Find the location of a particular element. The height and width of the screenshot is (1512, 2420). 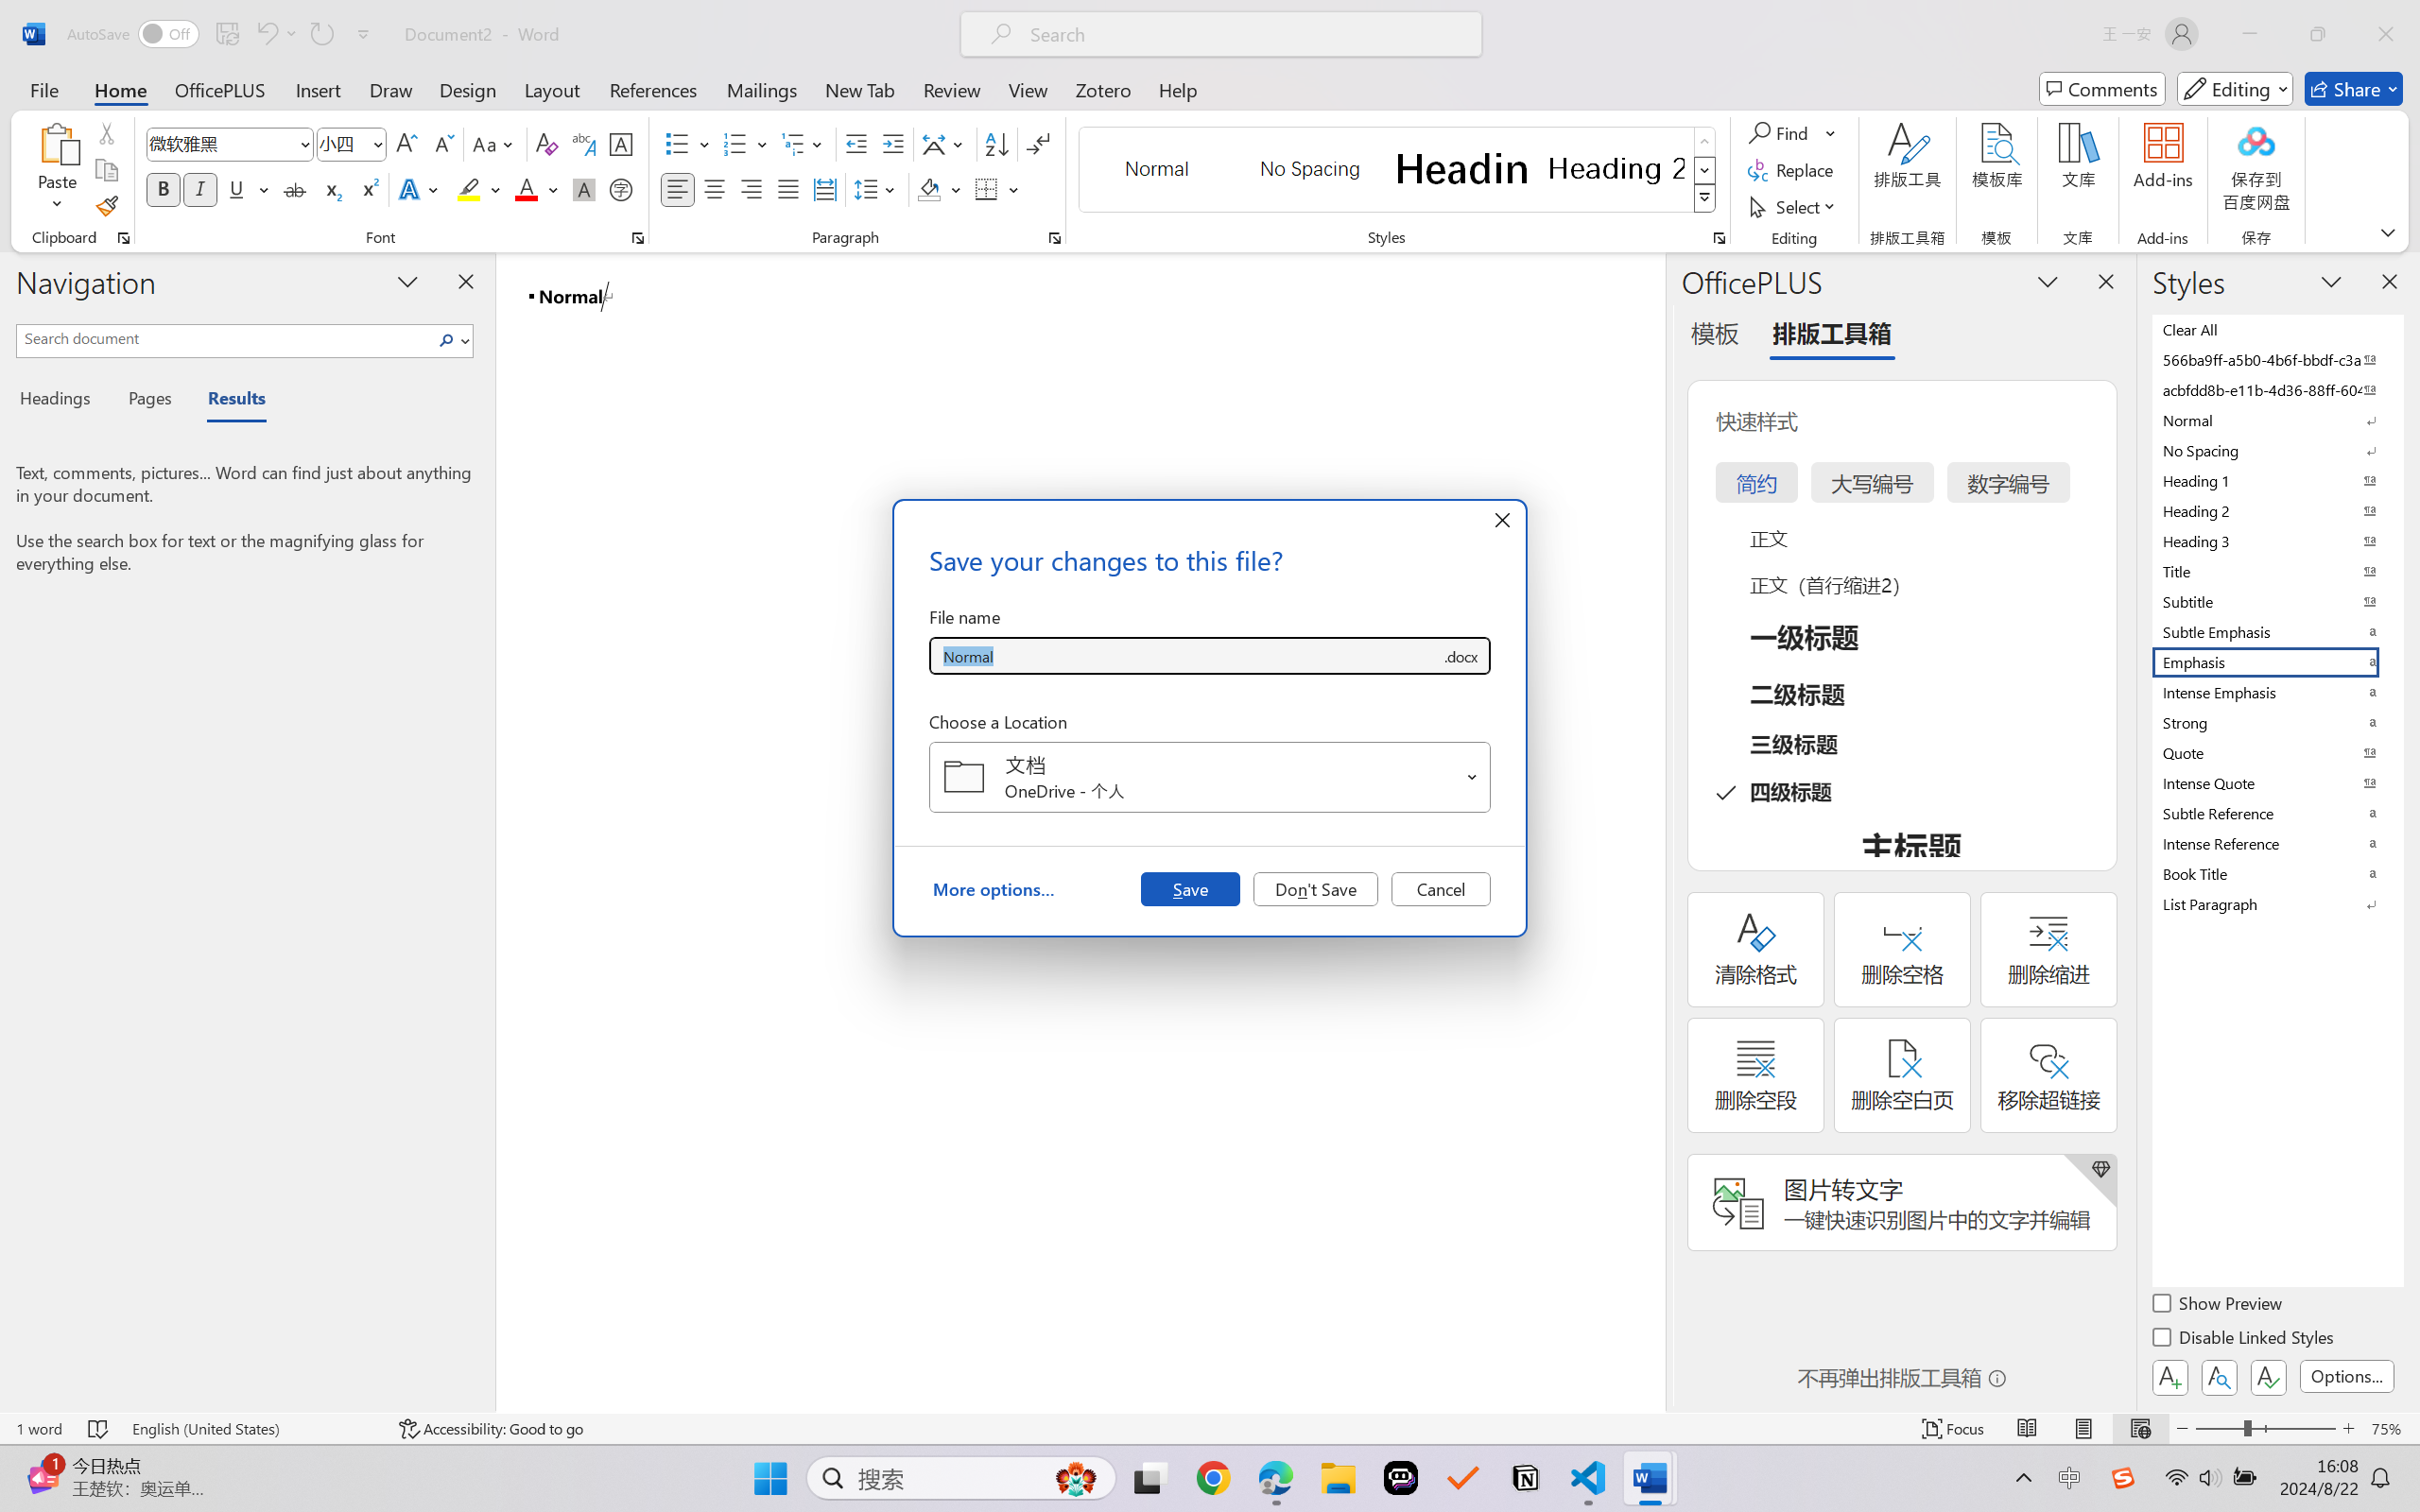

'Underline' is located at coordinates (235, 188).